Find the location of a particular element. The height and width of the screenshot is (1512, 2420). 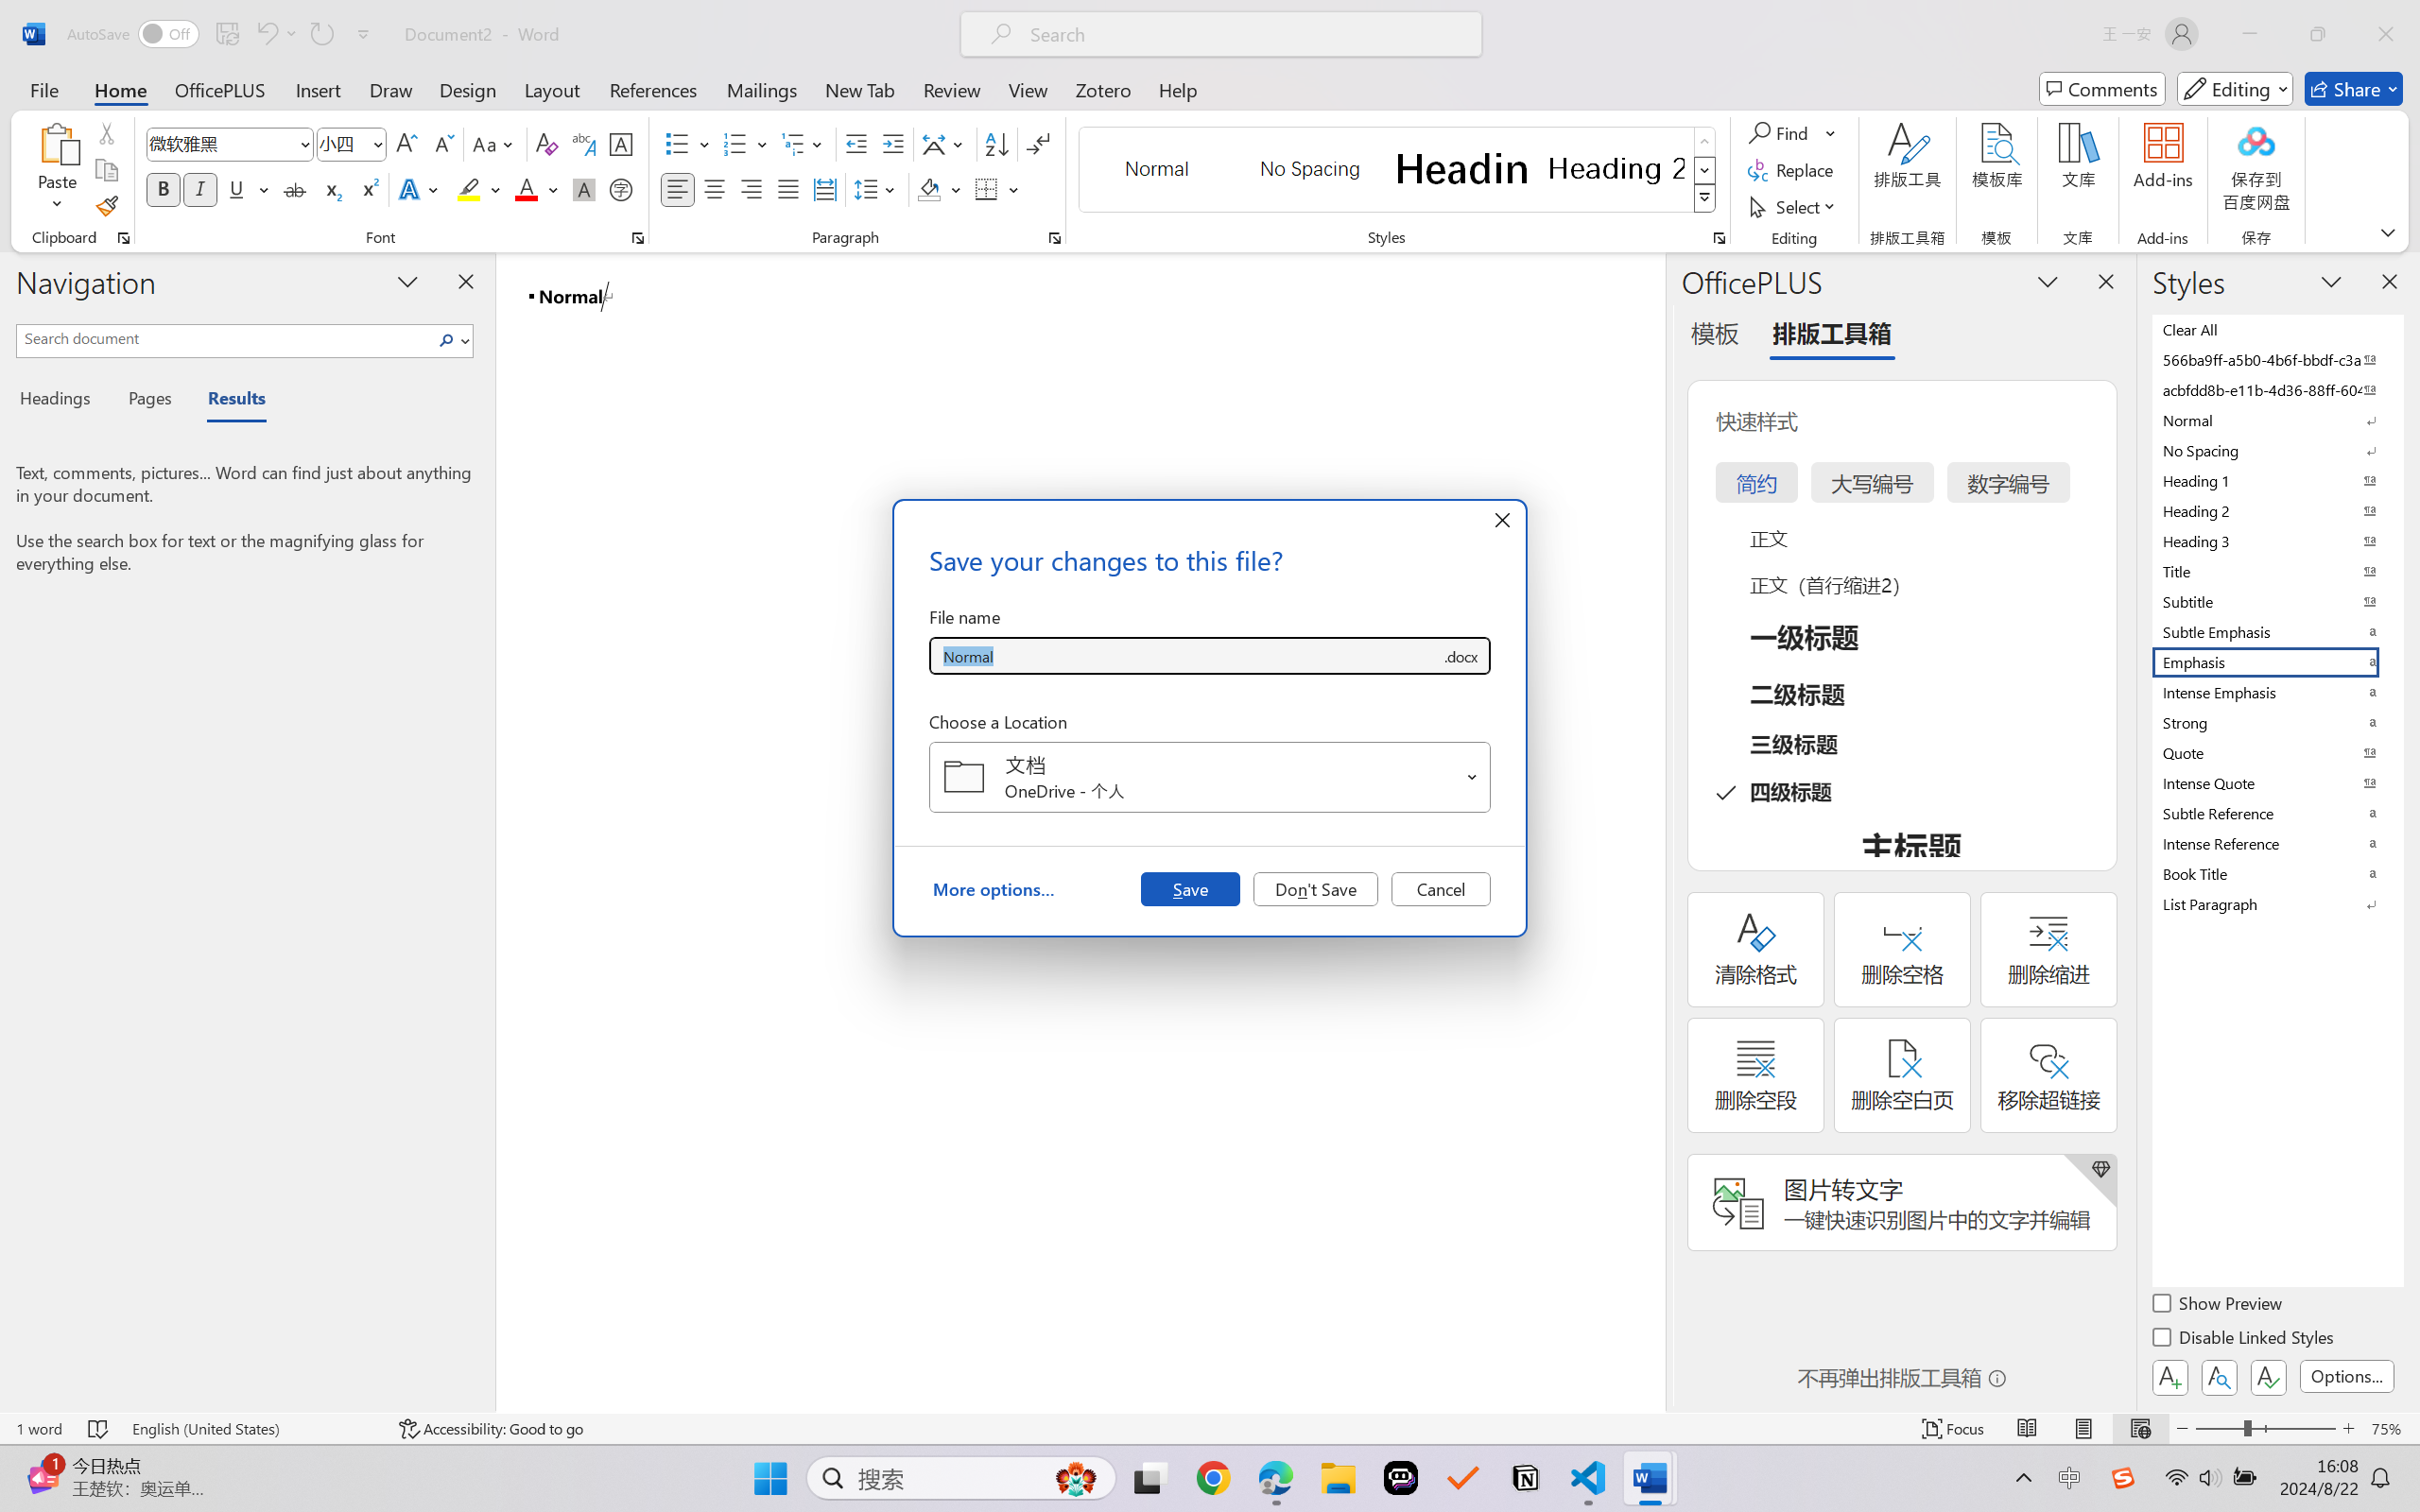

'Underline' is located at coordinates (235, 188).